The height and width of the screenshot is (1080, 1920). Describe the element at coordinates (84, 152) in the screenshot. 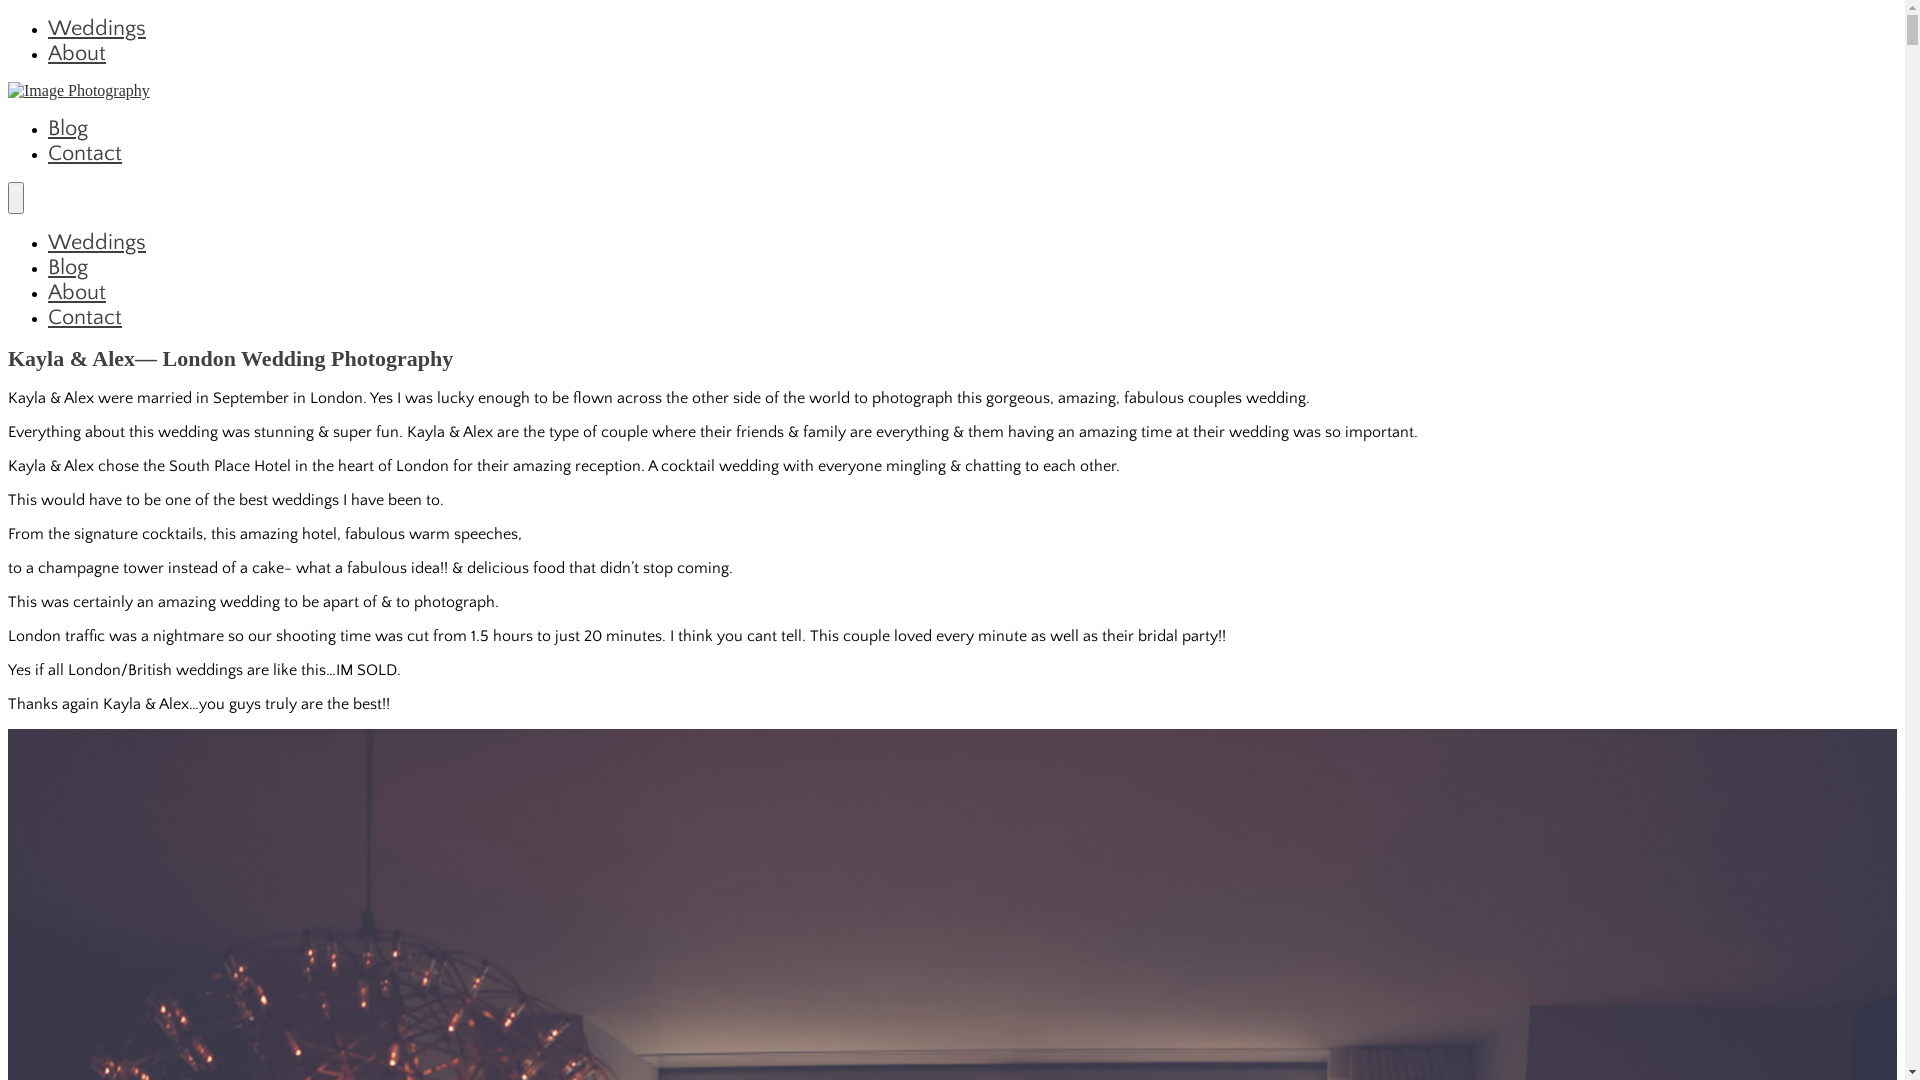

I see `'Contact'` at that location.